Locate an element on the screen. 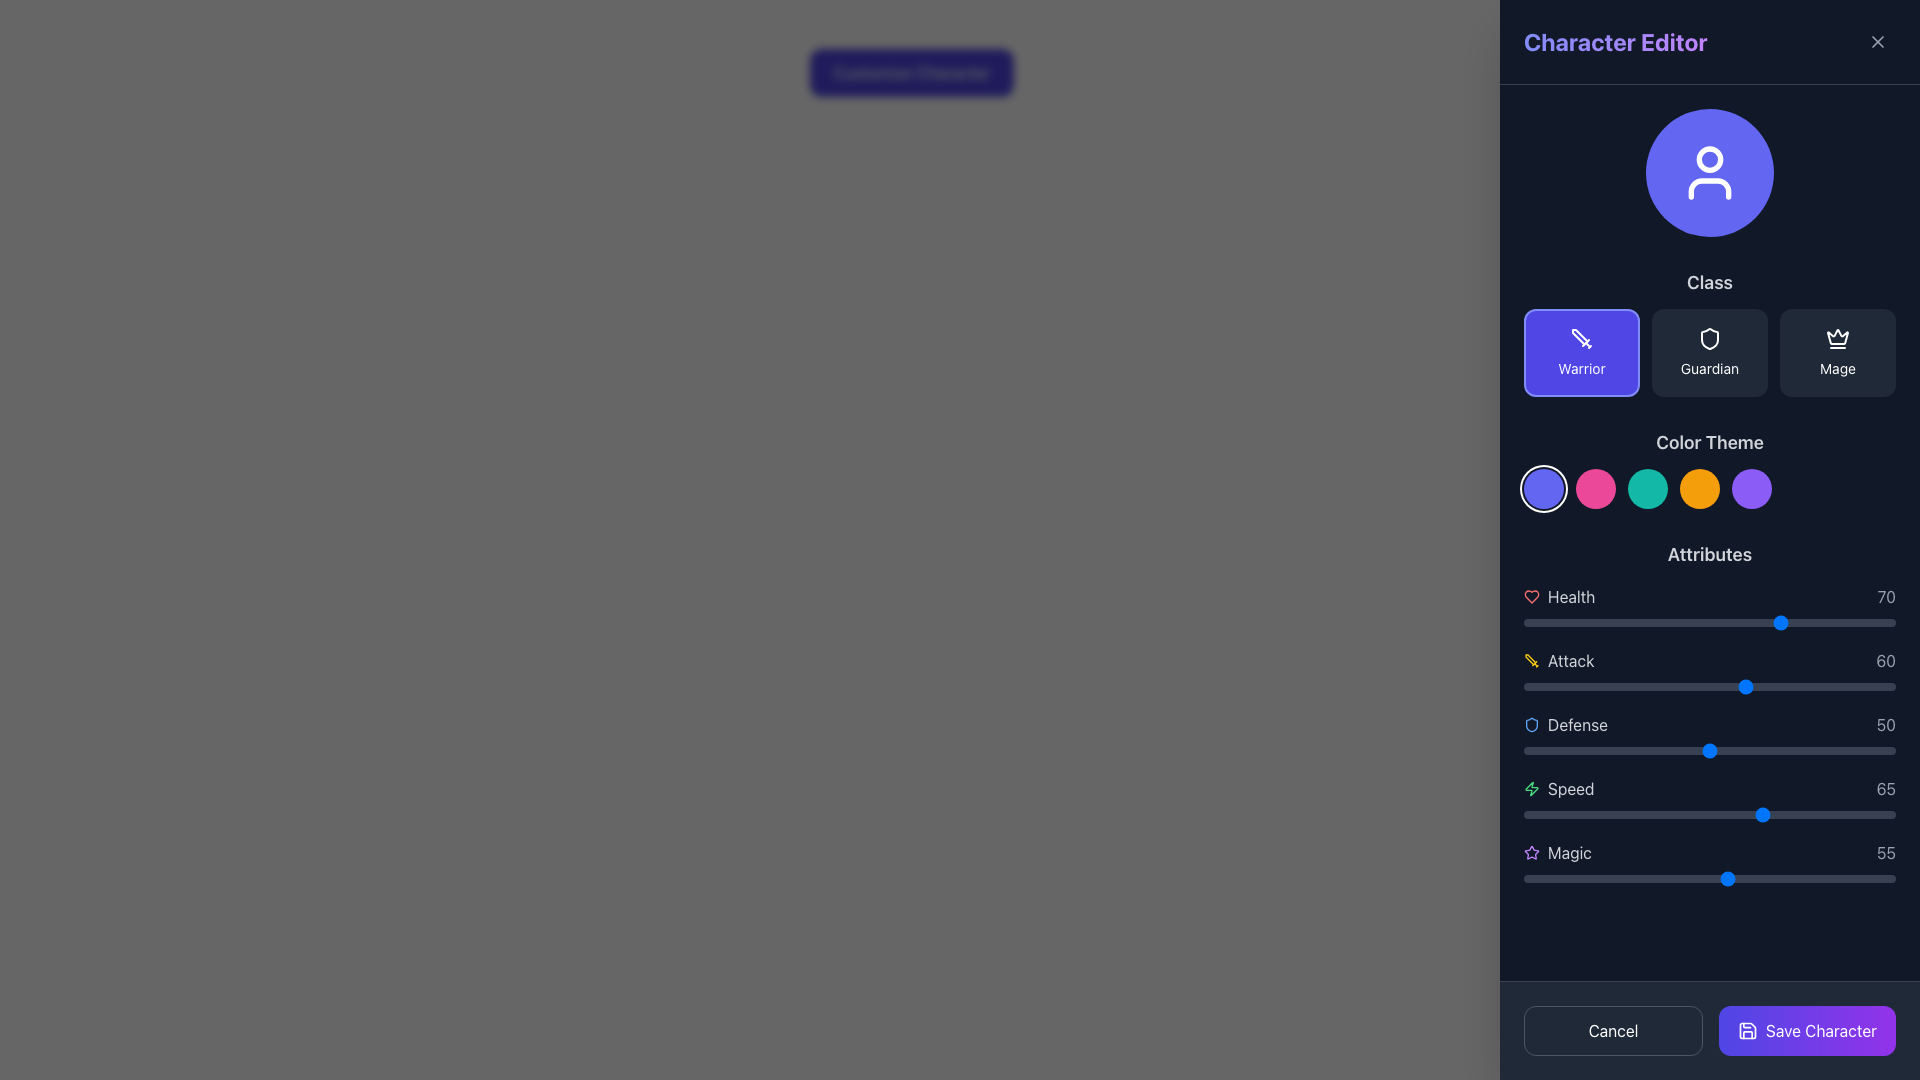 Image resolution: width=1920 pixels, height=1080 pixels. the magic attribute is located at coordinates (1825, 878).